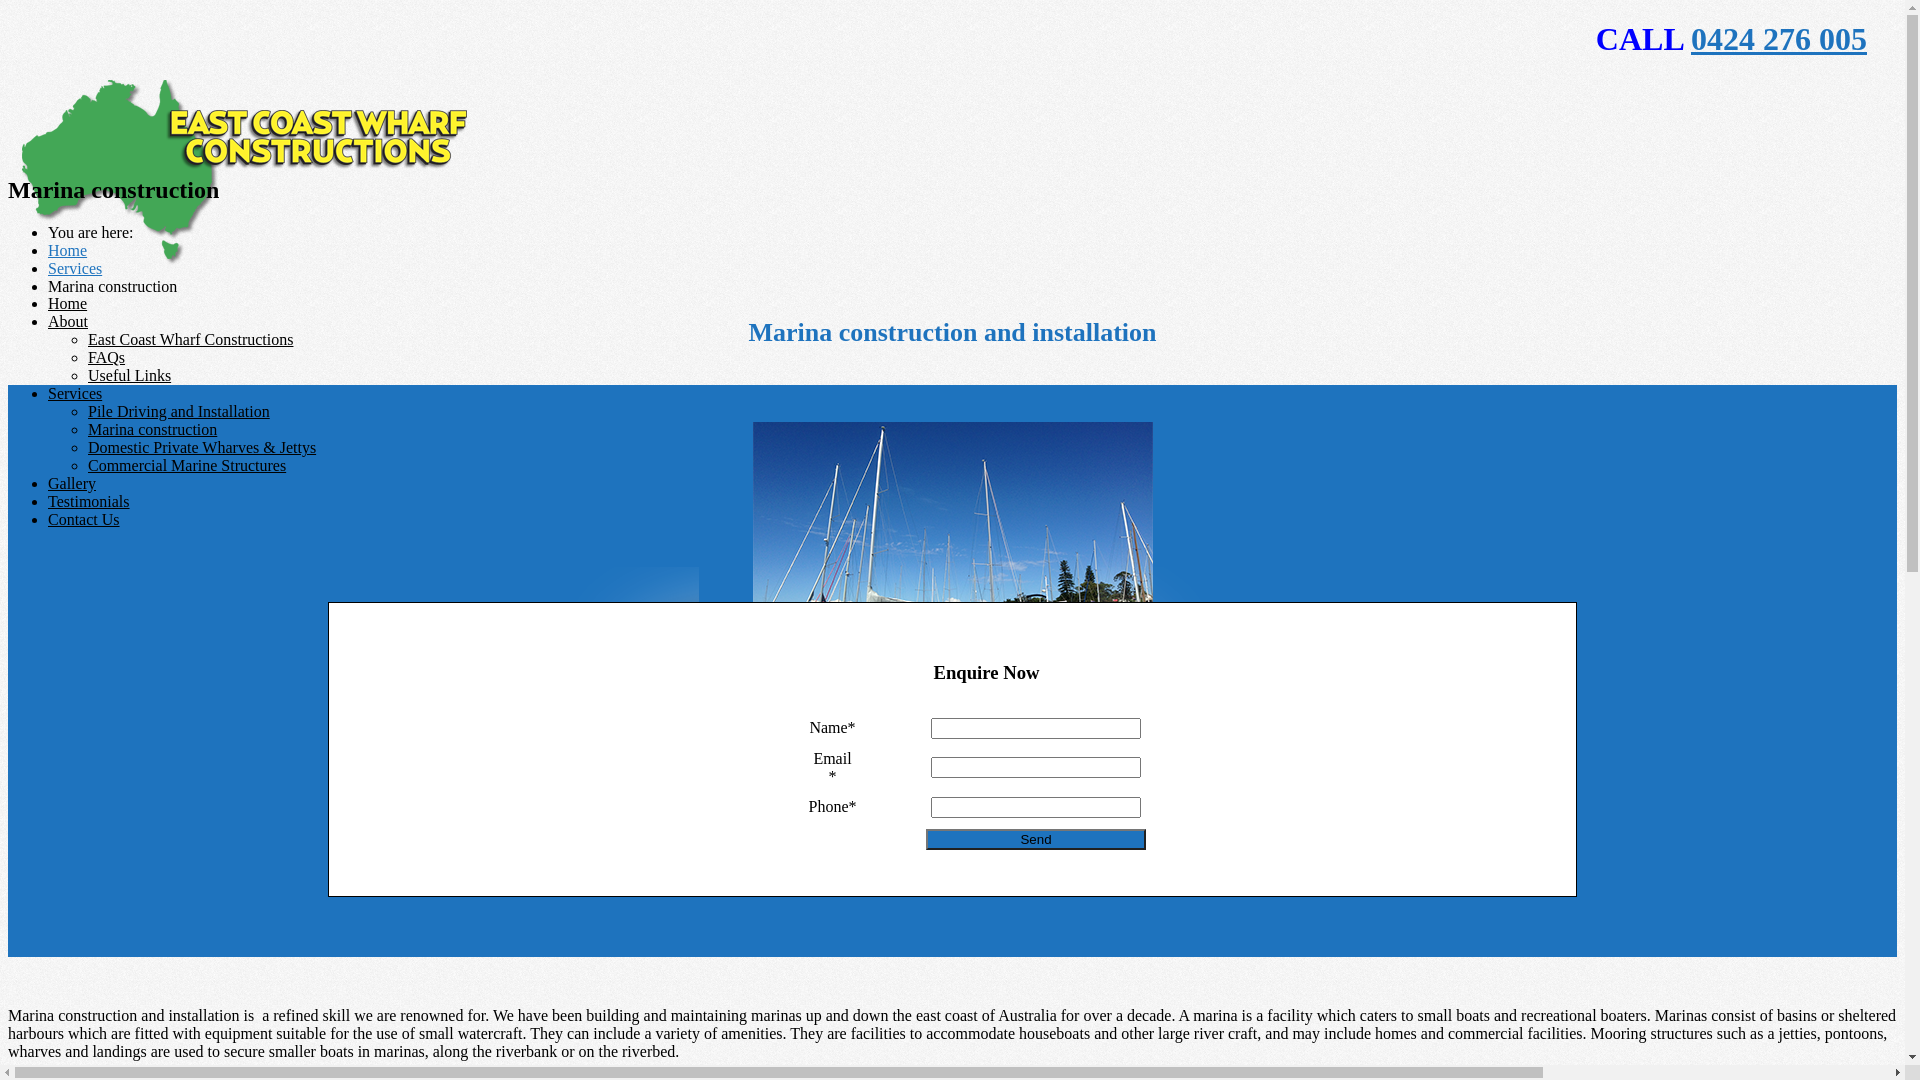  Describe the element at coordinates (86, 428) in the screenshot. I see `'Marina construction'` at that location.